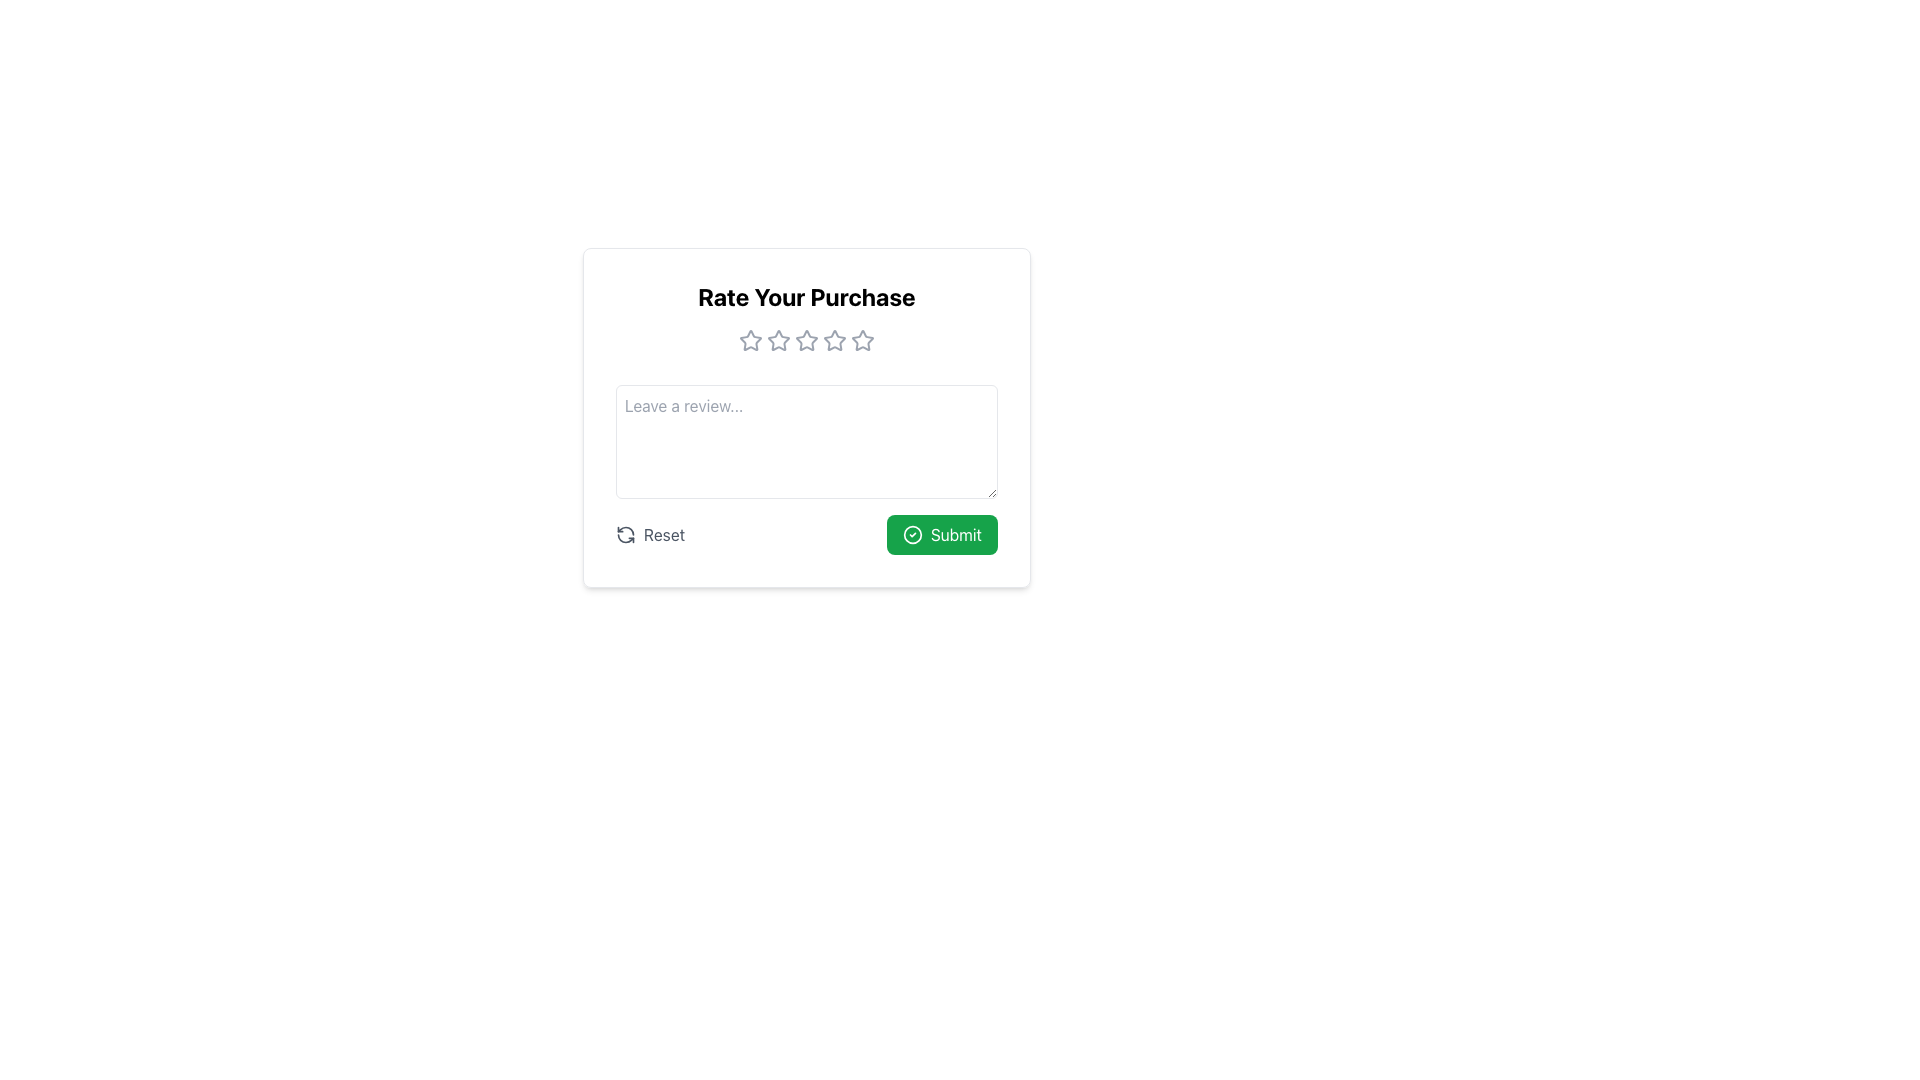 This screenshot has width=1920, height=1080. What do you see at coordinates (806, 339) in the screenshot?
I see `the third star in the star rating control` at bounding box center [806, 339].